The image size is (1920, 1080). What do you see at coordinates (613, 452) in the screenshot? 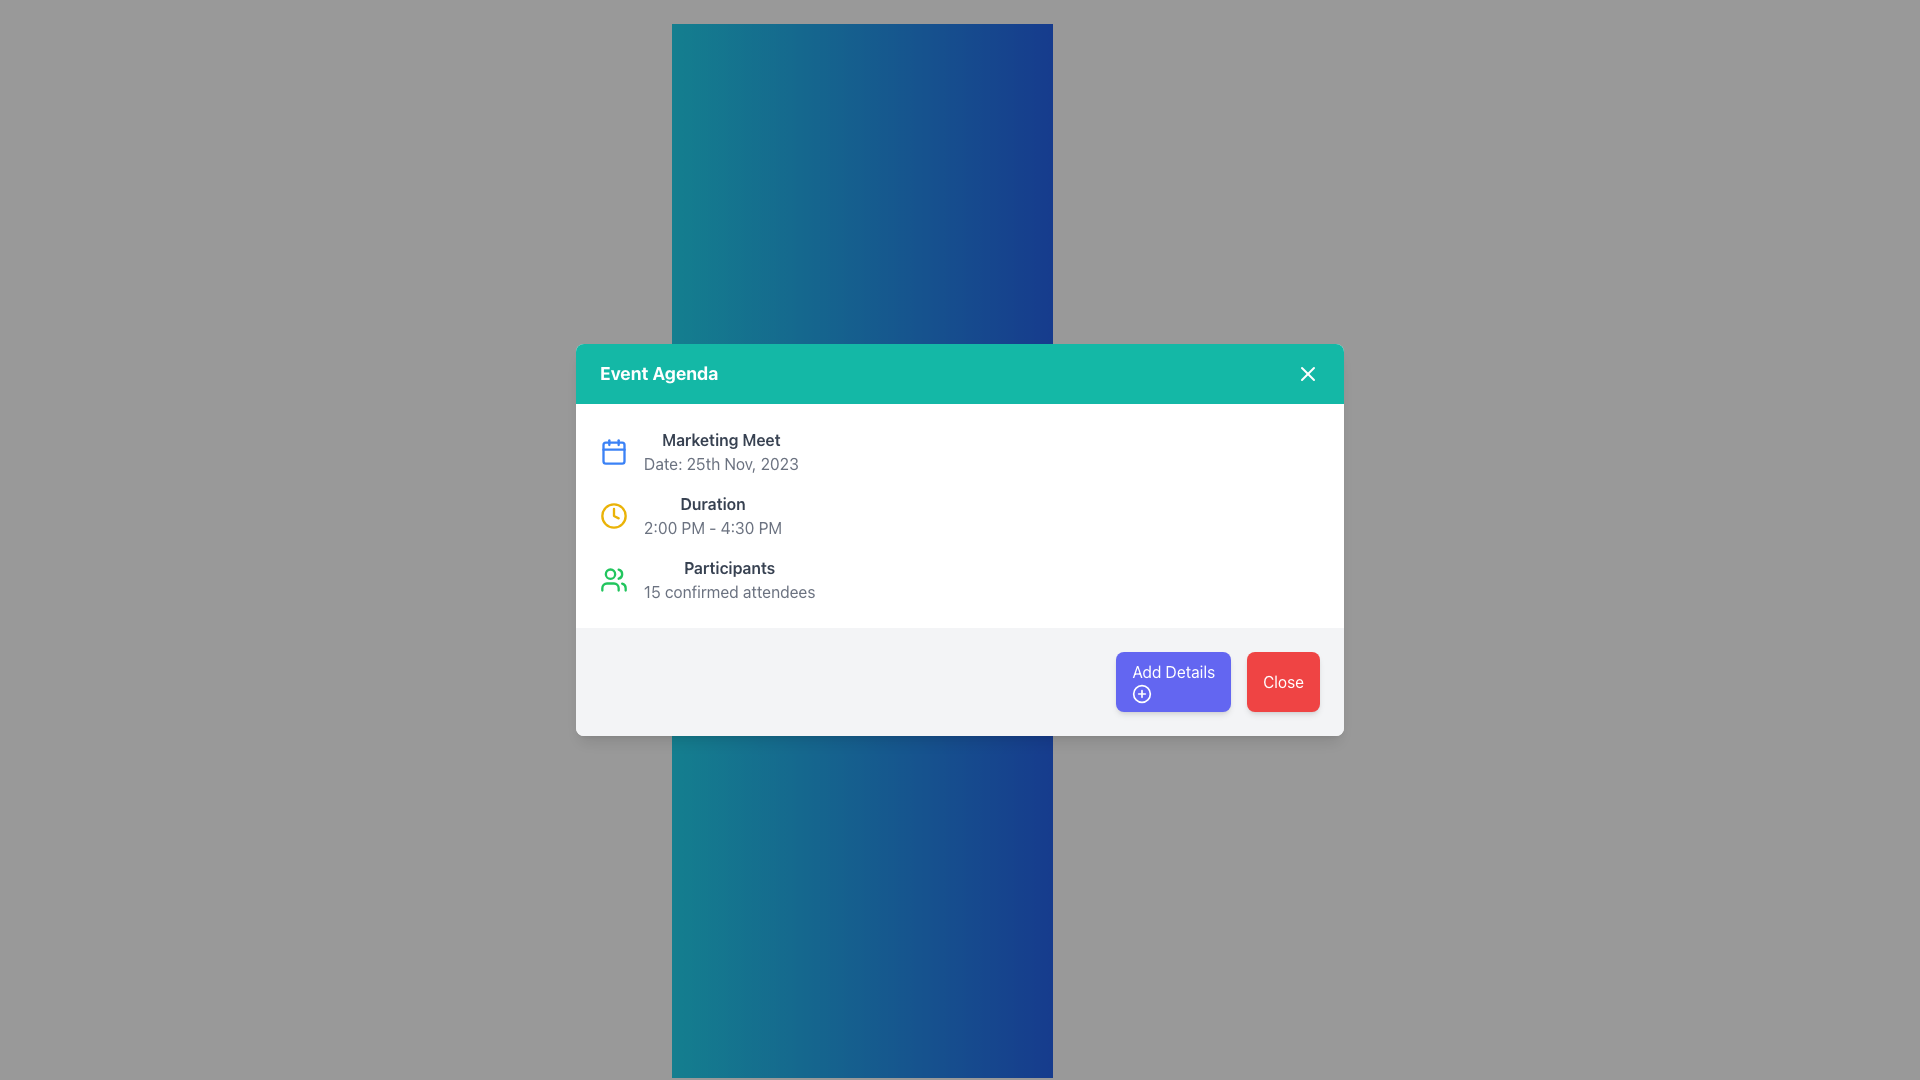
I see `the decorative icon part, which is a small rounded rectangle with blue strokes inside a calendar-like icon, located to the left of the 'Marketing Meet' agenda text item in the Event Agenda UI component` at bounding box center [613, 452].